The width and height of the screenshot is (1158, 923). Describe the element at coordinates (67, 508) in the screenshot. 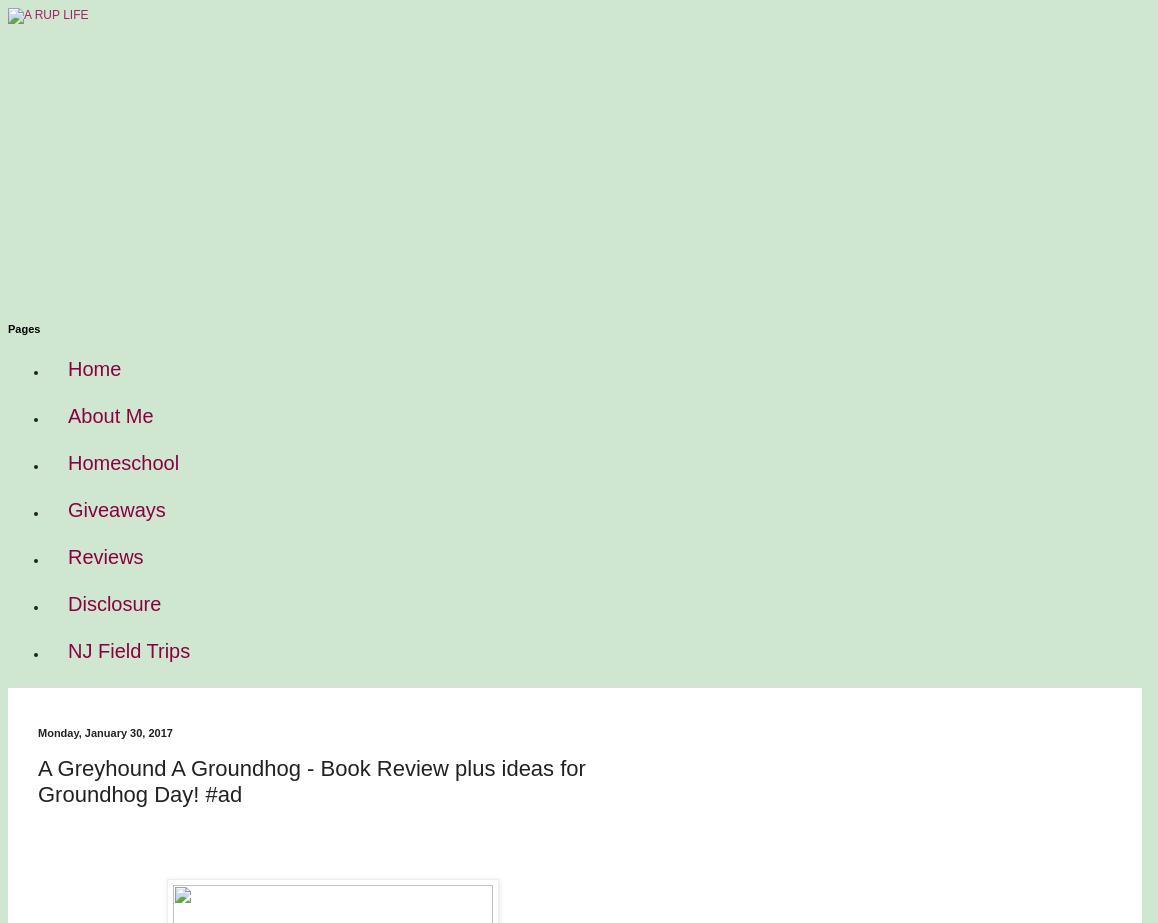

I see `'Giveaways'` at that location.